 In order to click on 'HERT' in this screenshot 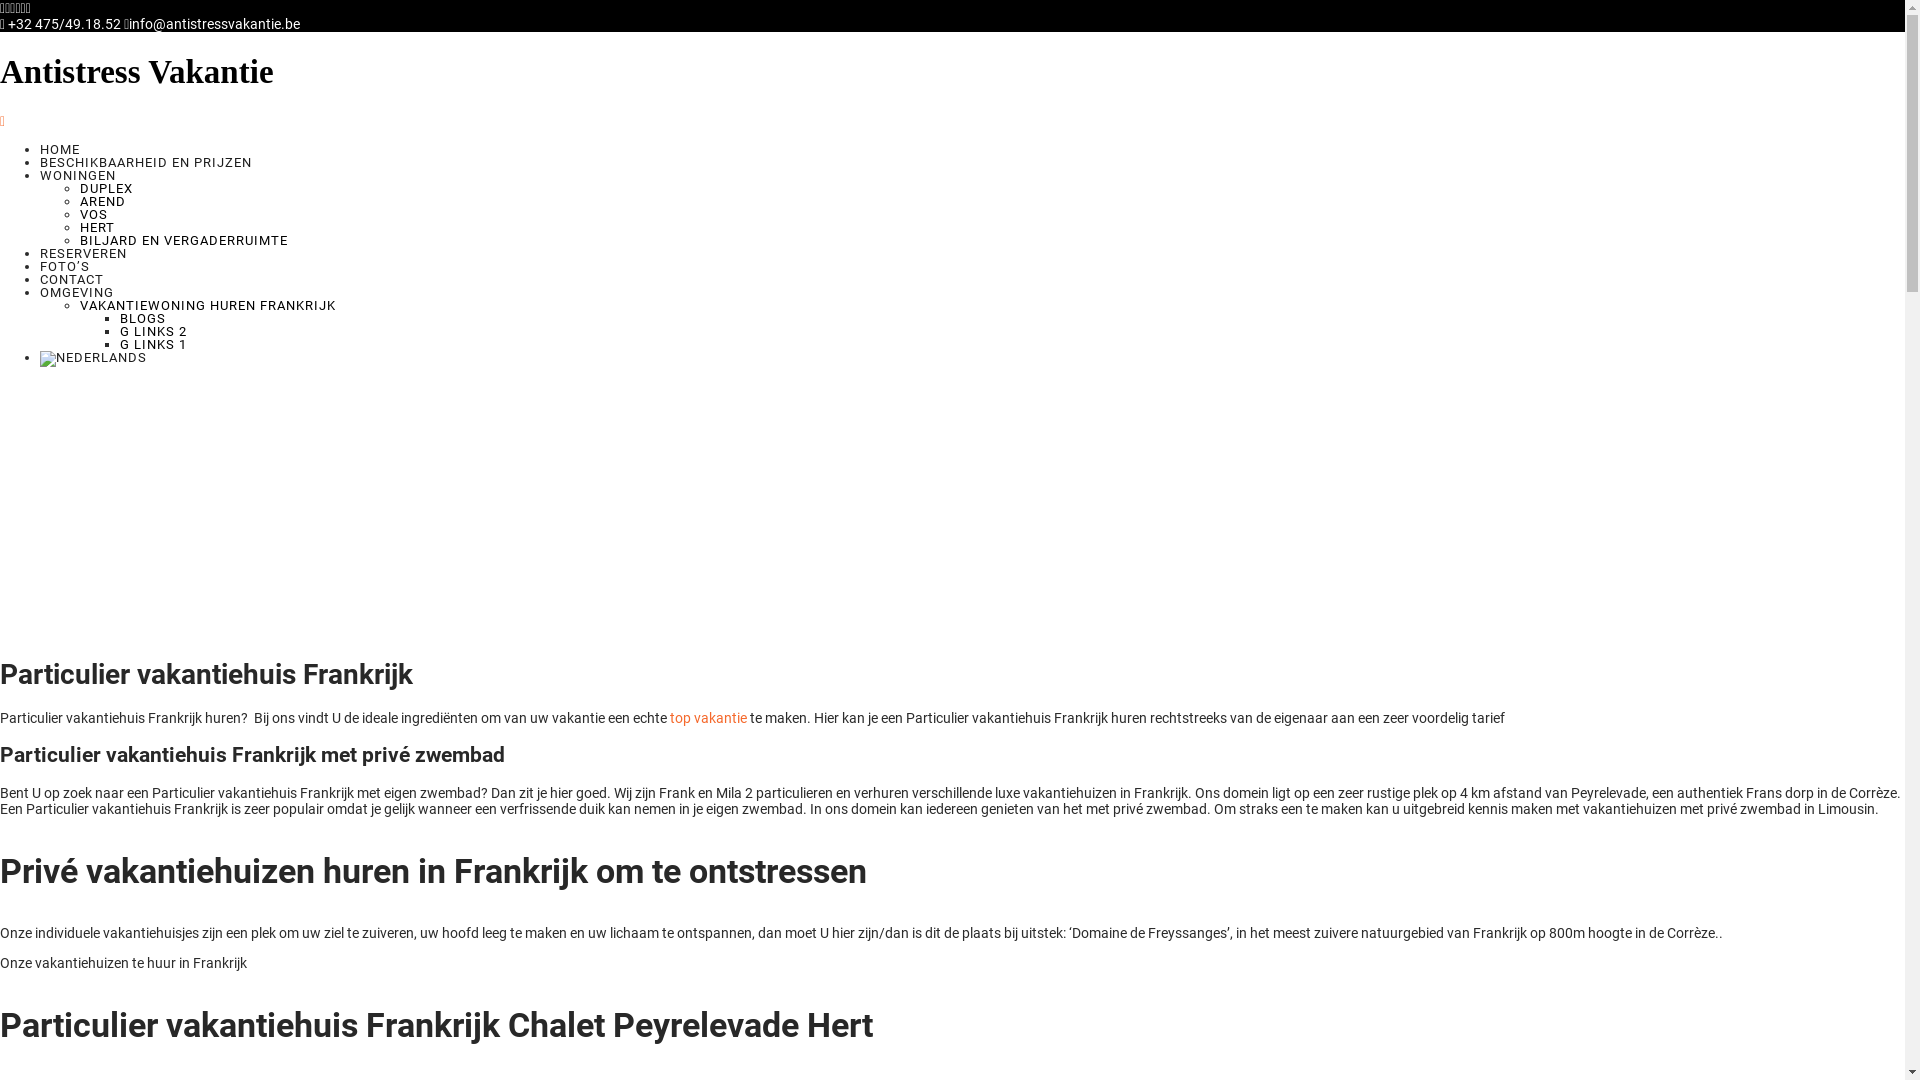, I will do `click(96, 226)`.